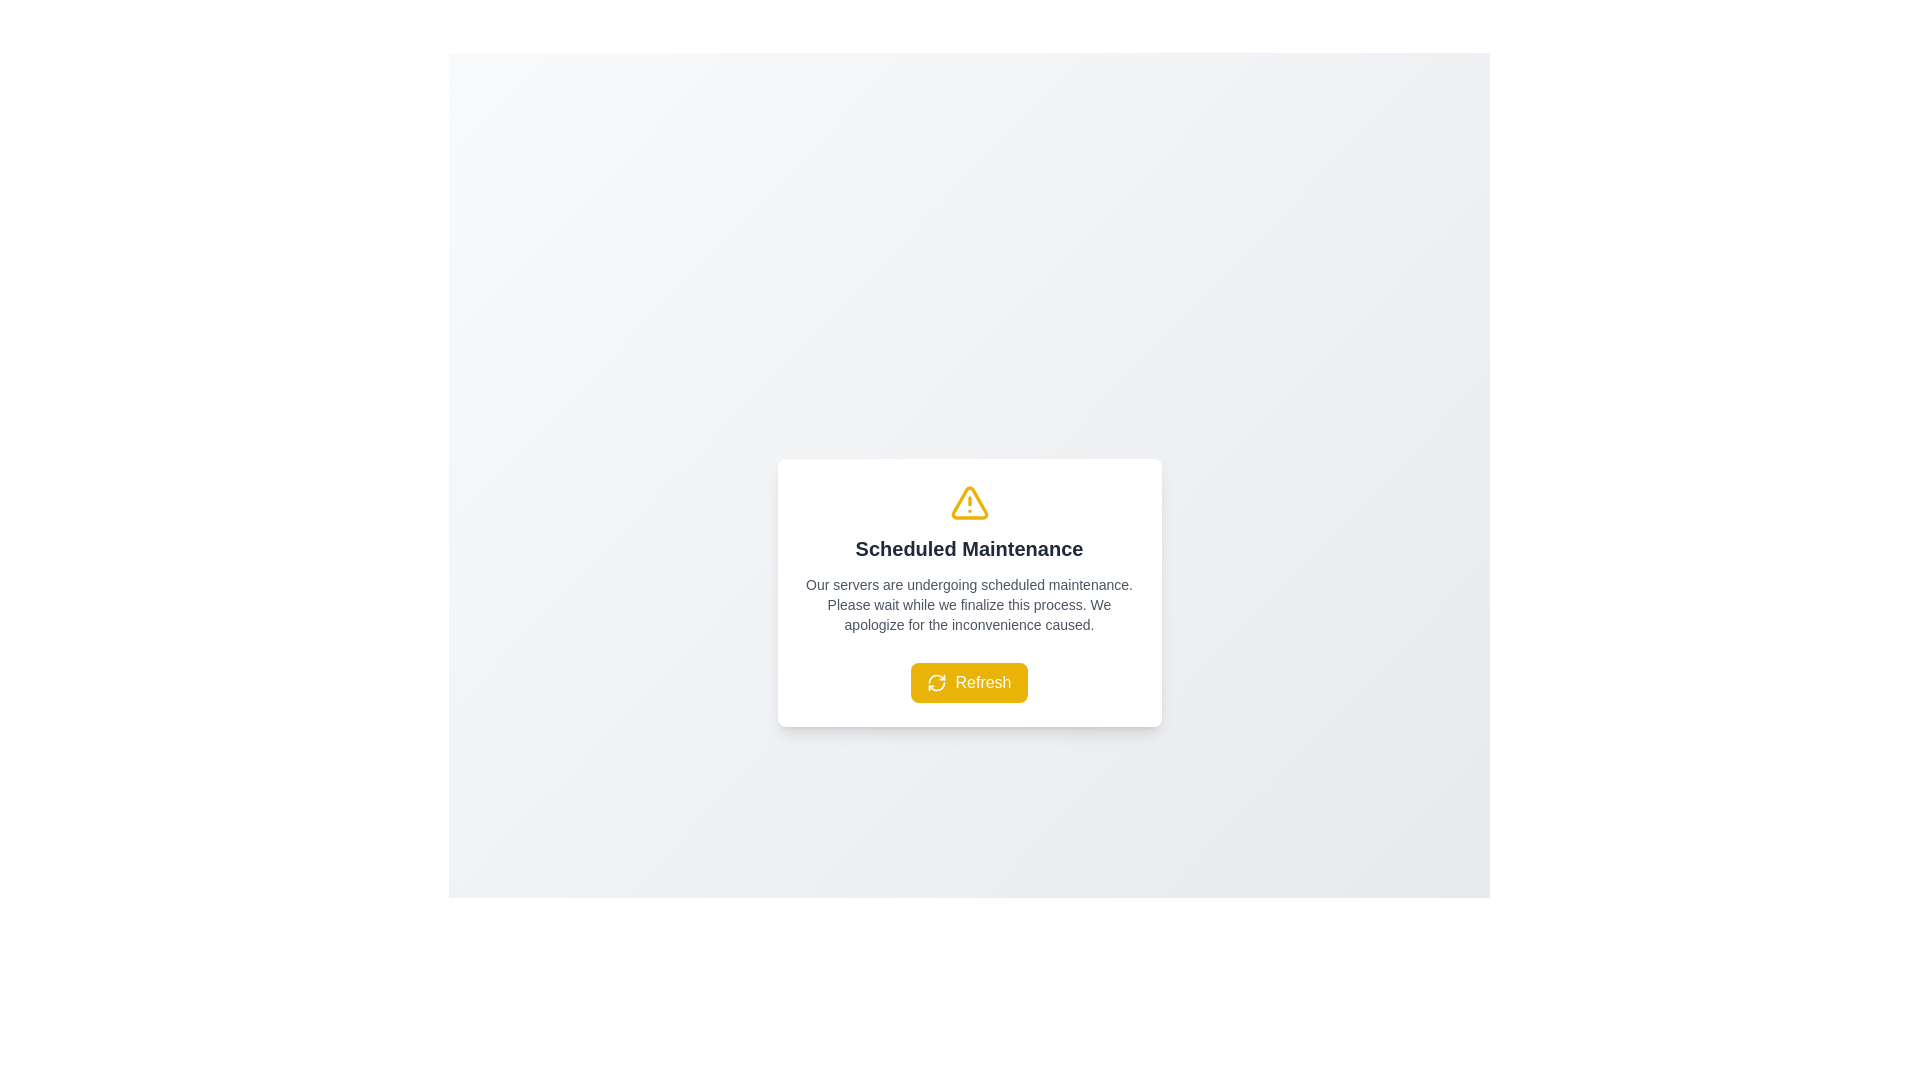  What do you see at coordinates (969, 501) in the screenshot?
I see `the warning icon located at the top center of the modal, which indicates a scheduled maintenance alert above the 'Scheduled Maintenance' text` at bounding box center [969, 501].